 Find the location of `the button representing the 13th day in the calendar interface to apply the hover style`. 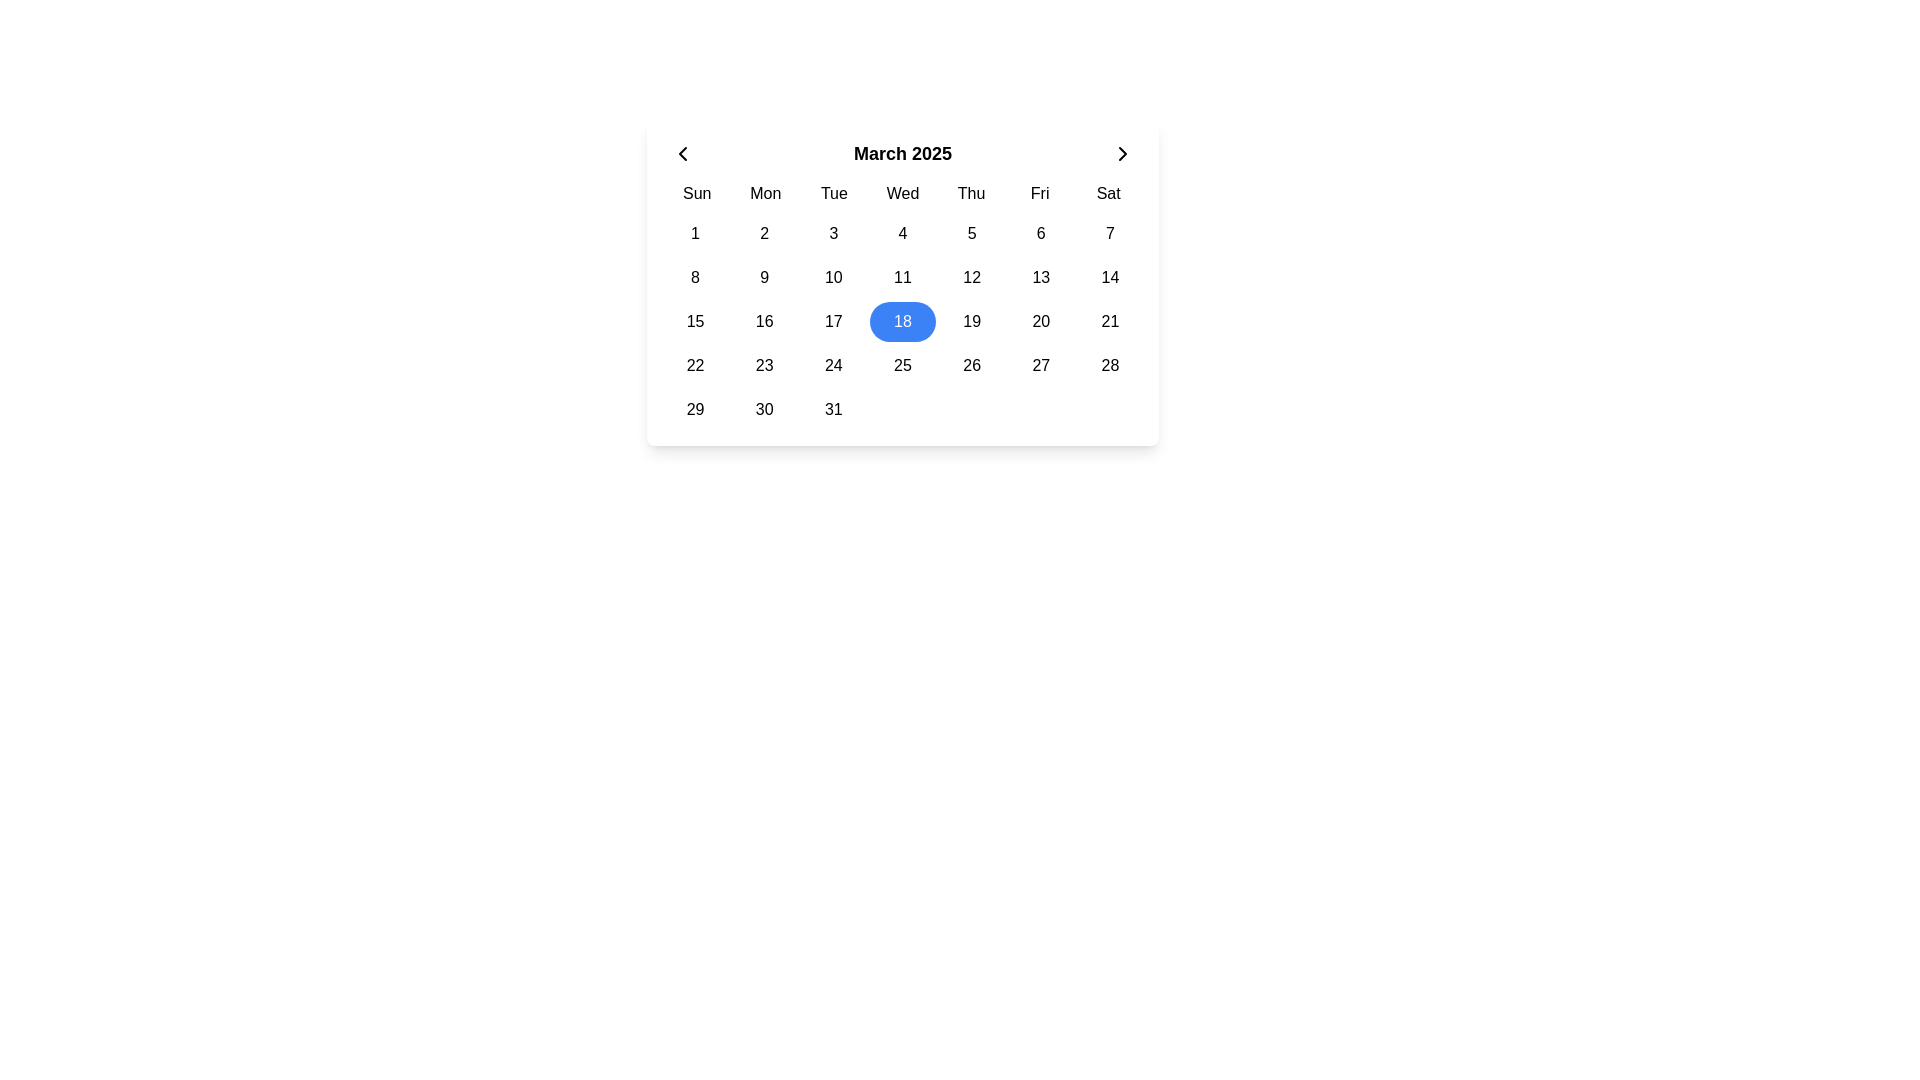

the button representing the 13th day in the calendar interface to apply the hover style is located at coordinates (1040, 277).